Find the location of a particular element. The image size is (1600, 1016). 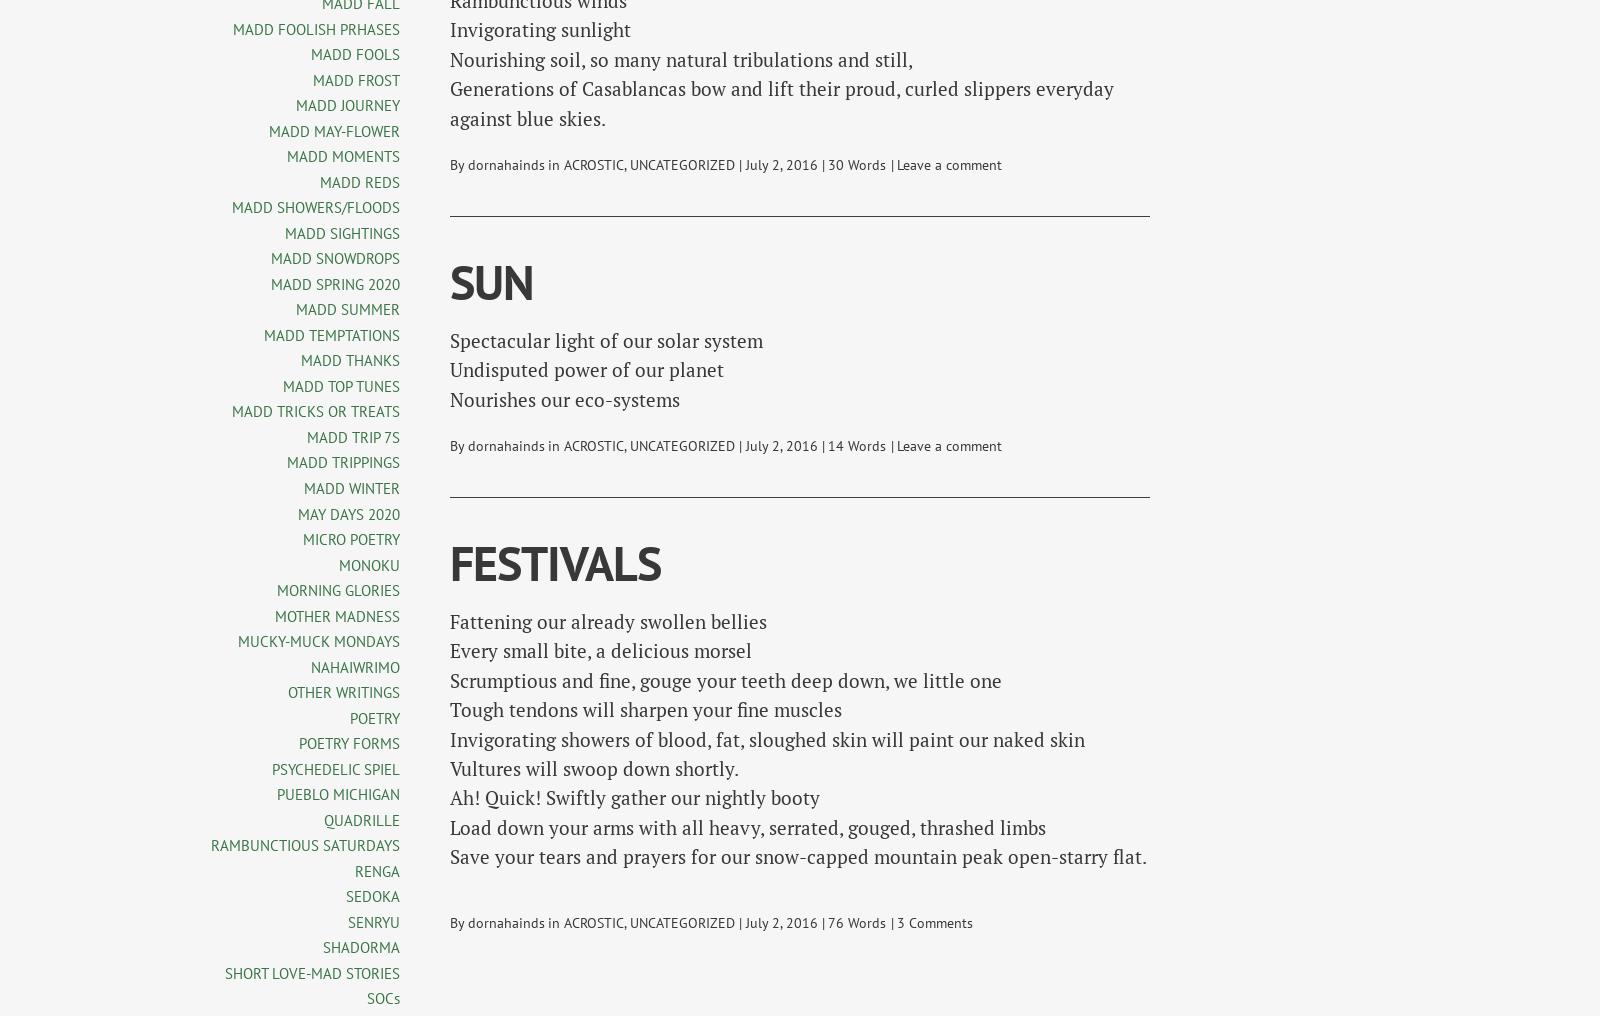

'SHADORMA' is located at coordinates (361, 946).